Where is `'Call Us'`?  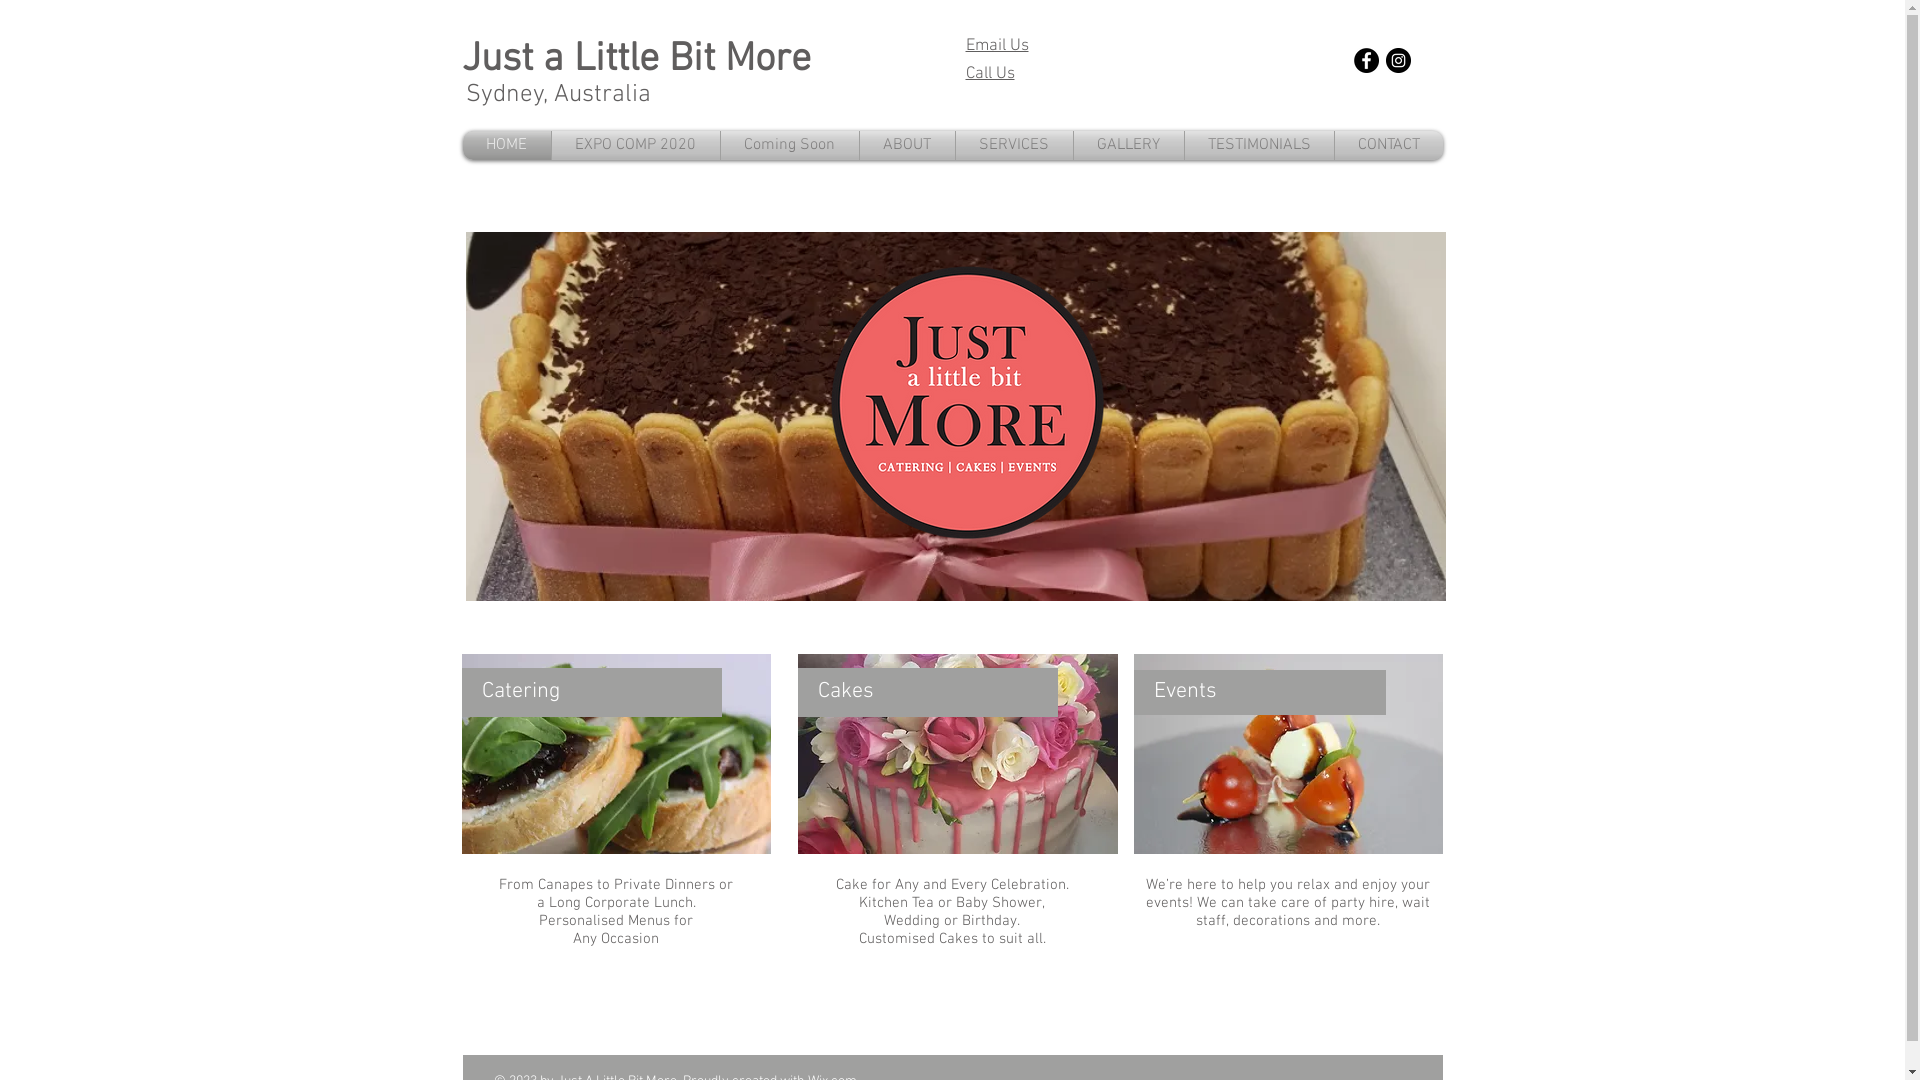
'Call Us' is located at coordinates (965, 72).